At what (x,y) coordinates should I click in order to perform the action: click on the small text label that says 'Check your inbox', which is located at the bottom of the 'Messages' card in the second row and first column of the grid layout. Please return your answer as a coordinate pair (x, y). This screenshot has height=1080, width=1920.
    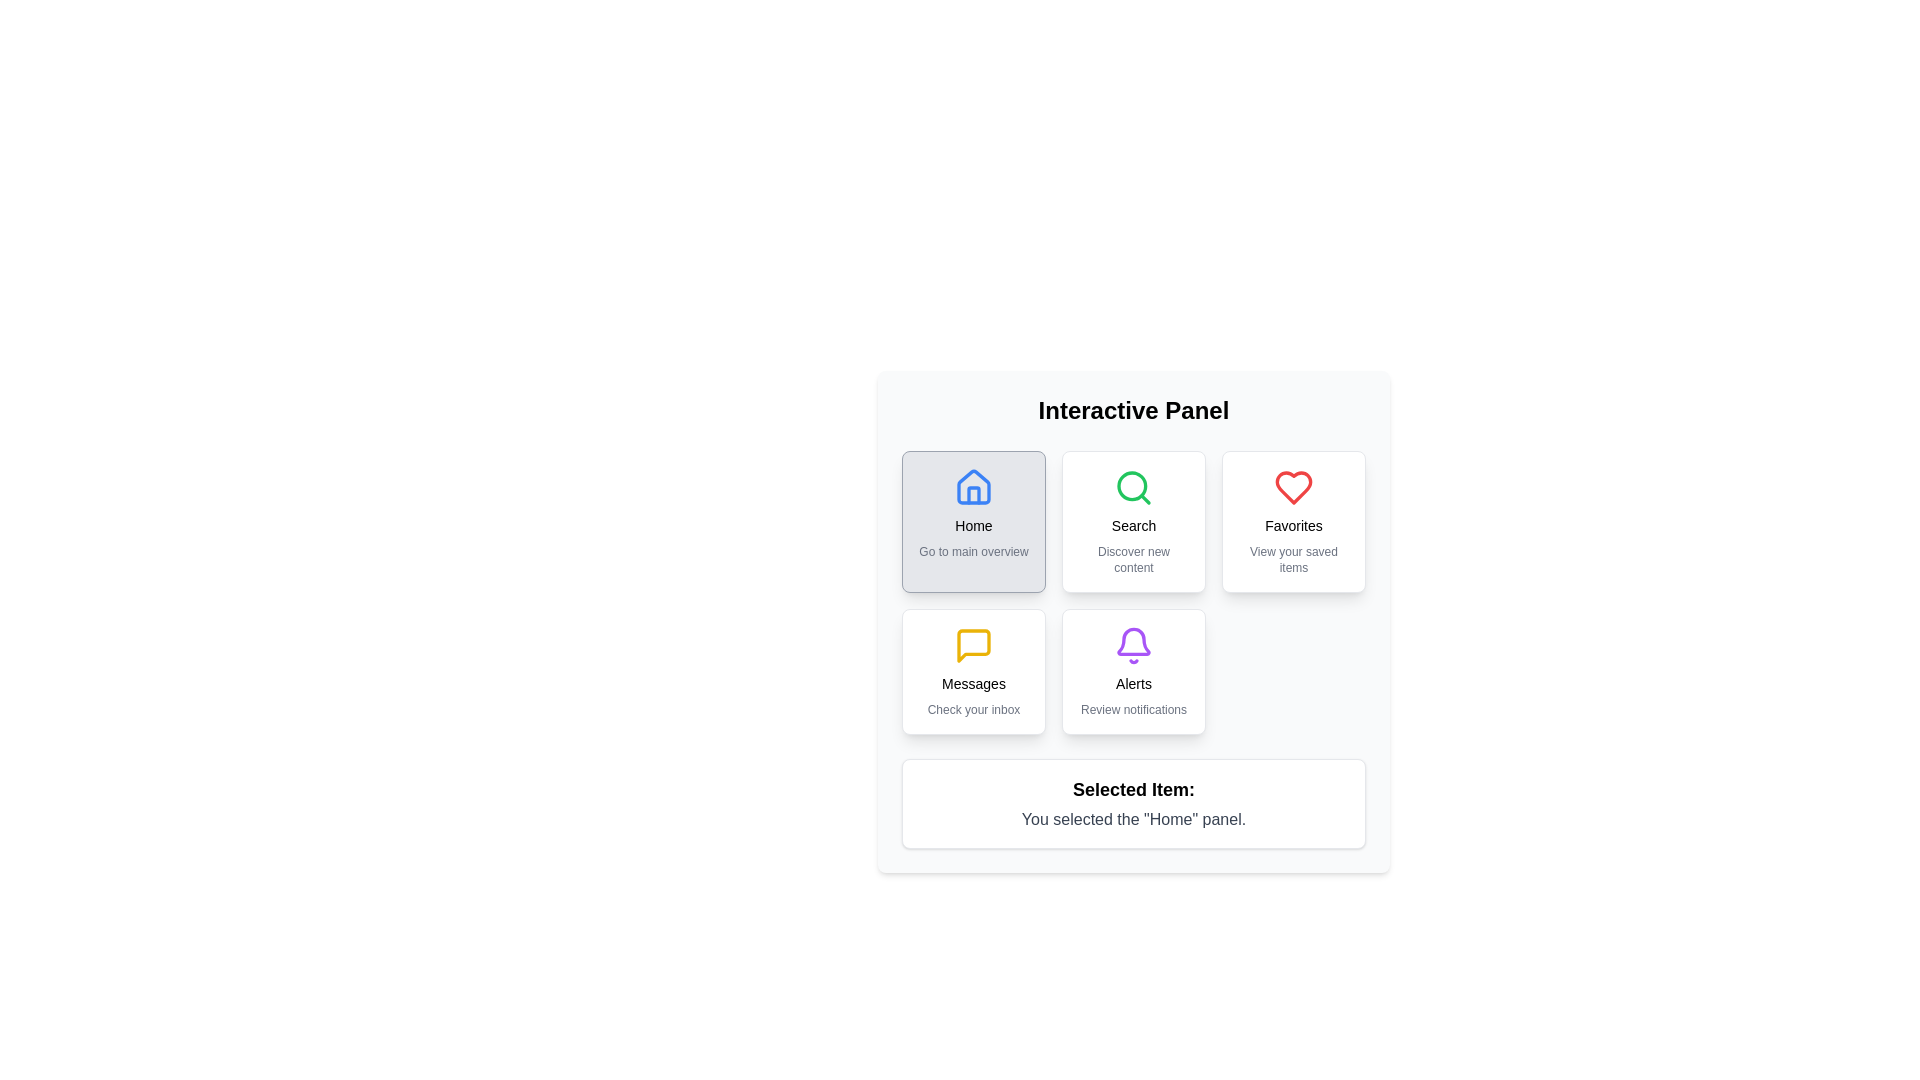
    Looking at the image, I should click on (974, 708).